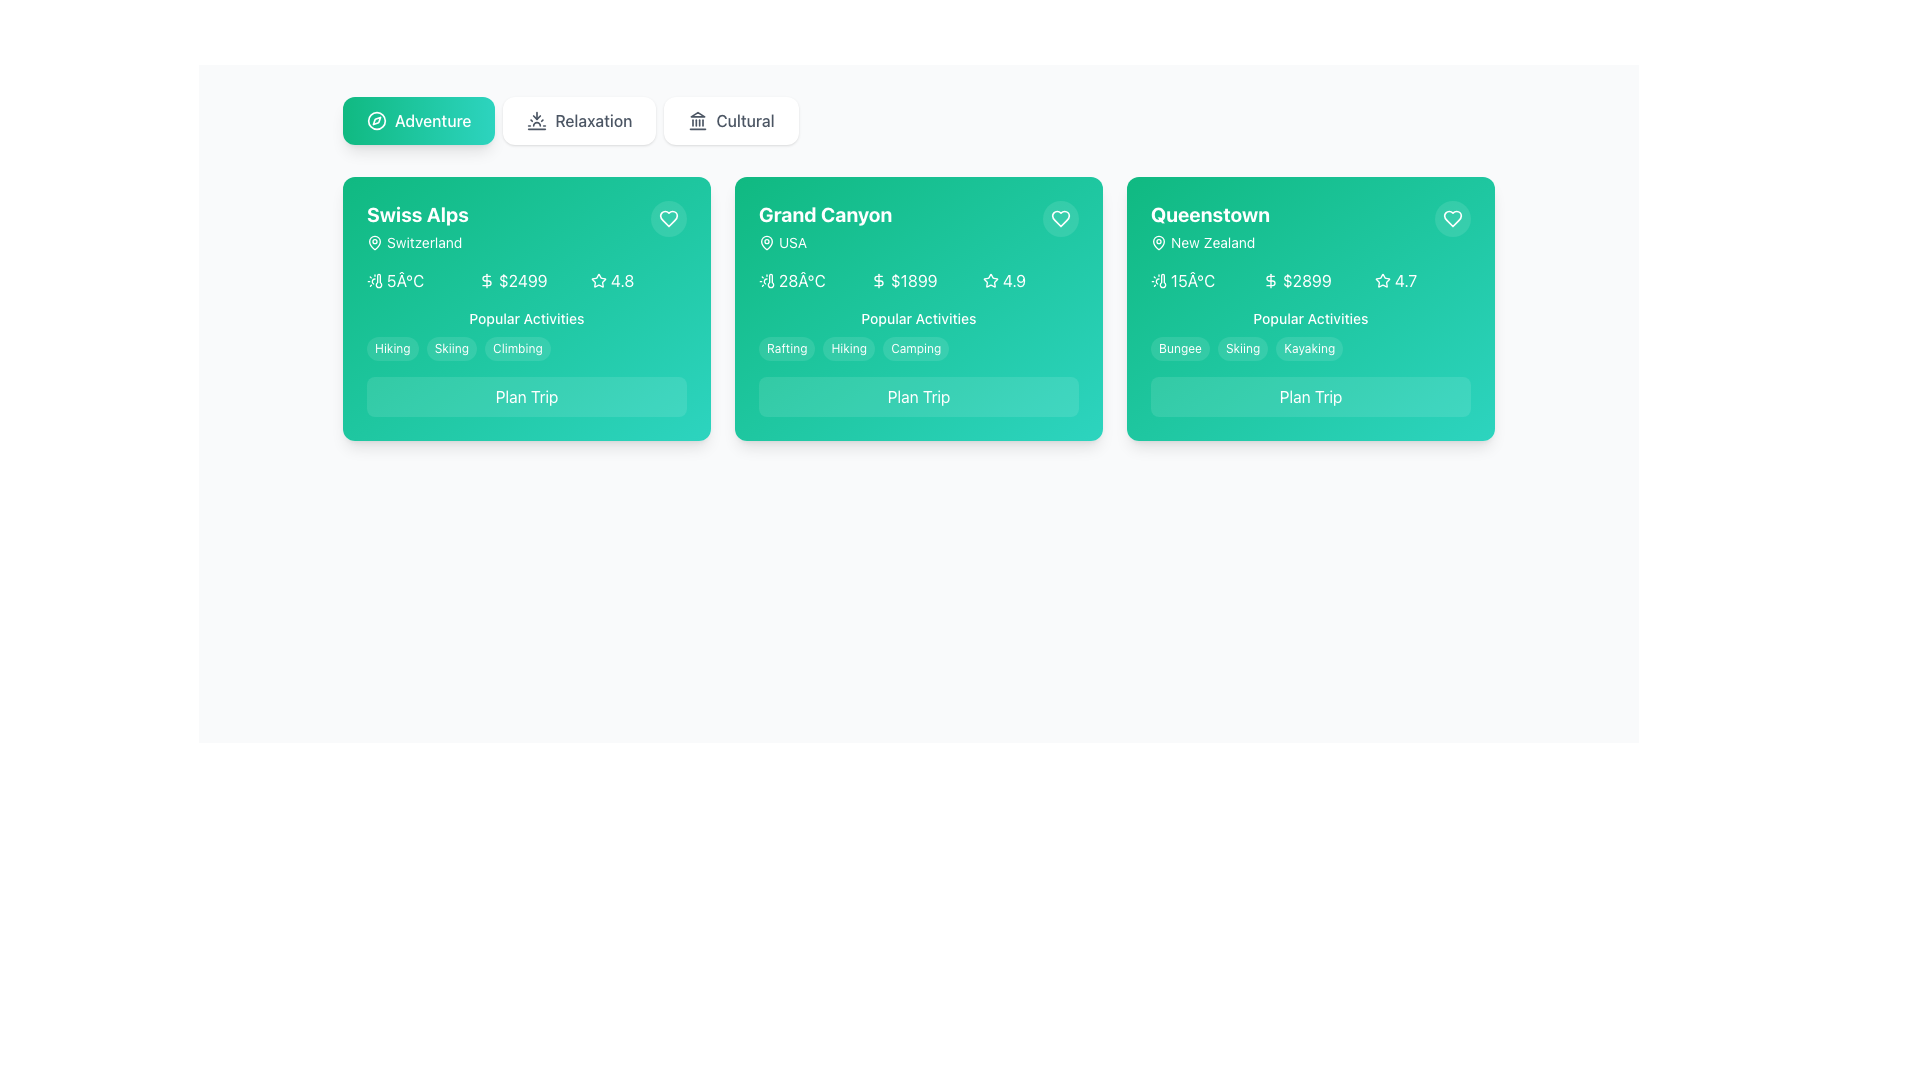 The width and height of the screenshot is (1920, 1080). I want to click on the Icon button located at the top right corner of the 'Queenstown' card to mark it as a favorite, so click(1059, 219).